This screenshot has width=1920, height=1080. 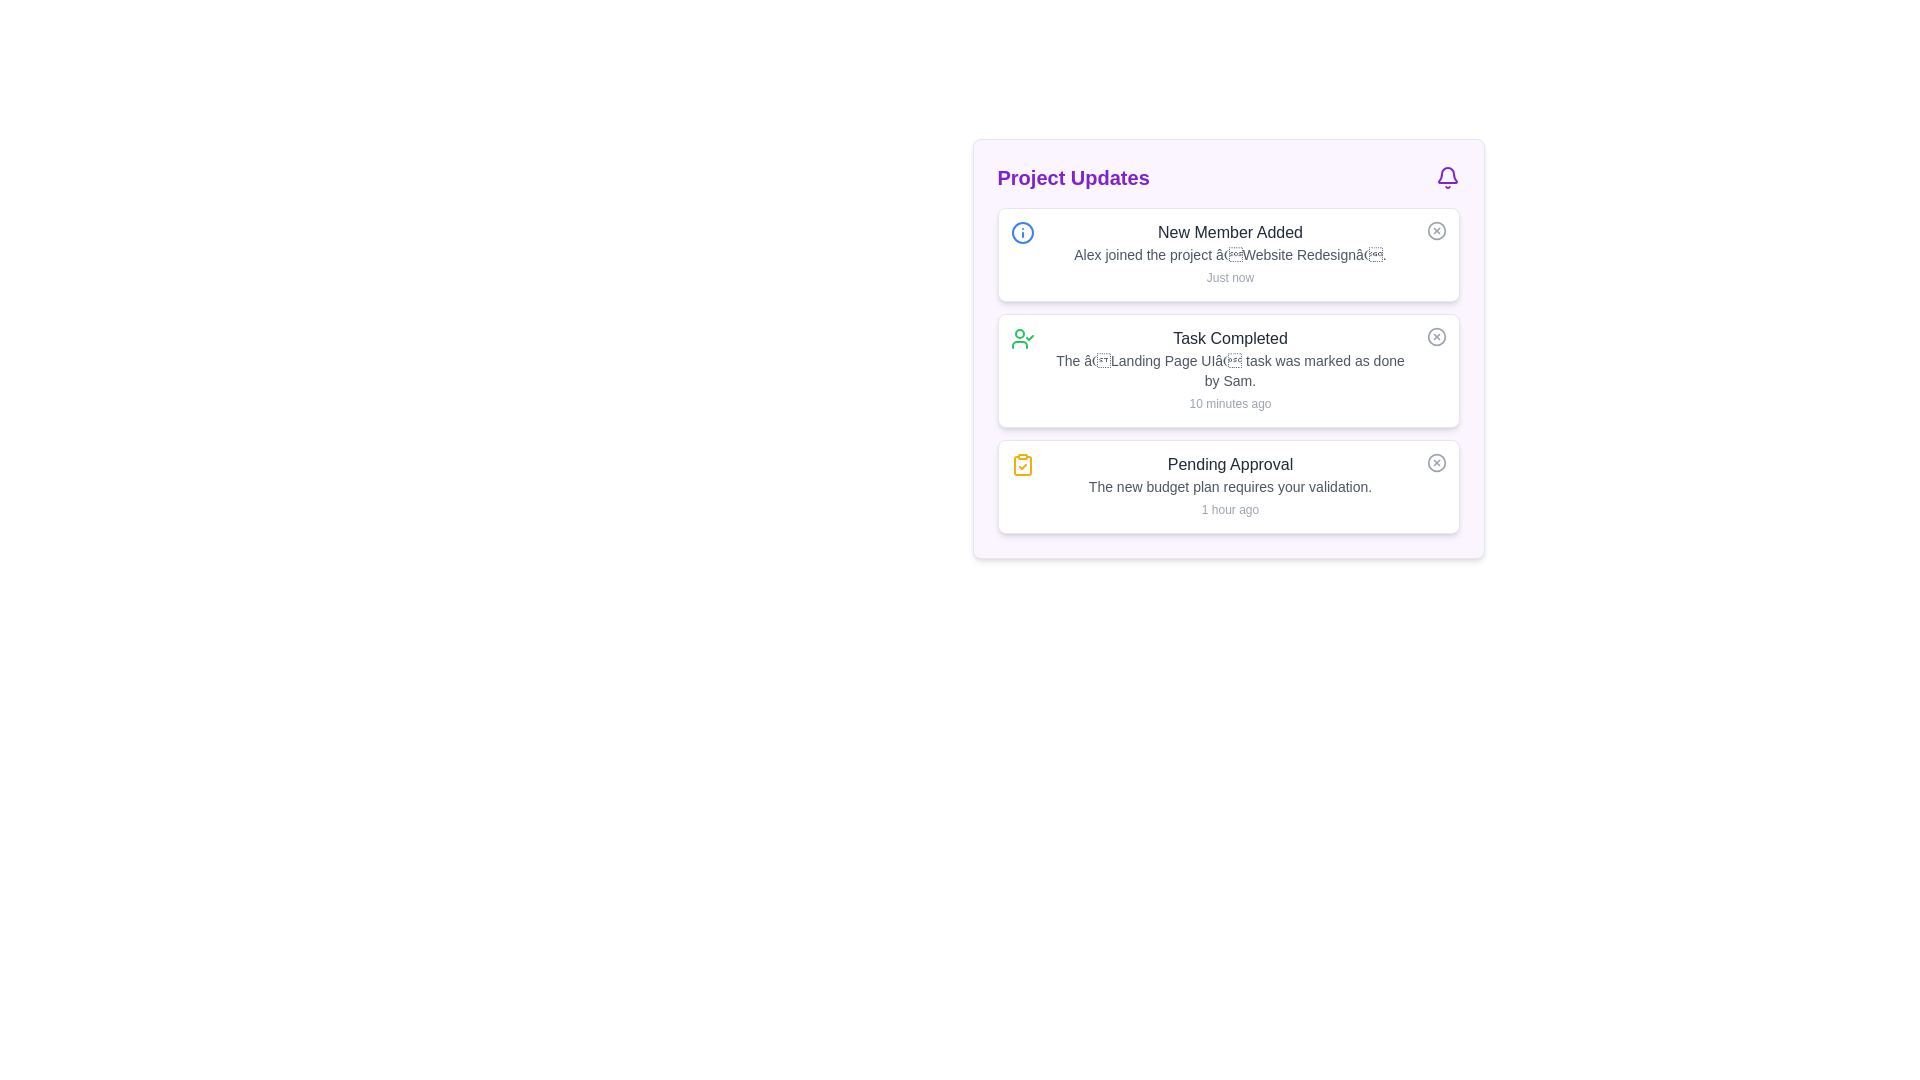 What do you see at coordinates (1022, 338) in the screenshot?
I see `the success icon in the 'Project Updates' section, located in the second notification card from the top, next to the title 'Task Completed'` at bounding box center [1022, 338].